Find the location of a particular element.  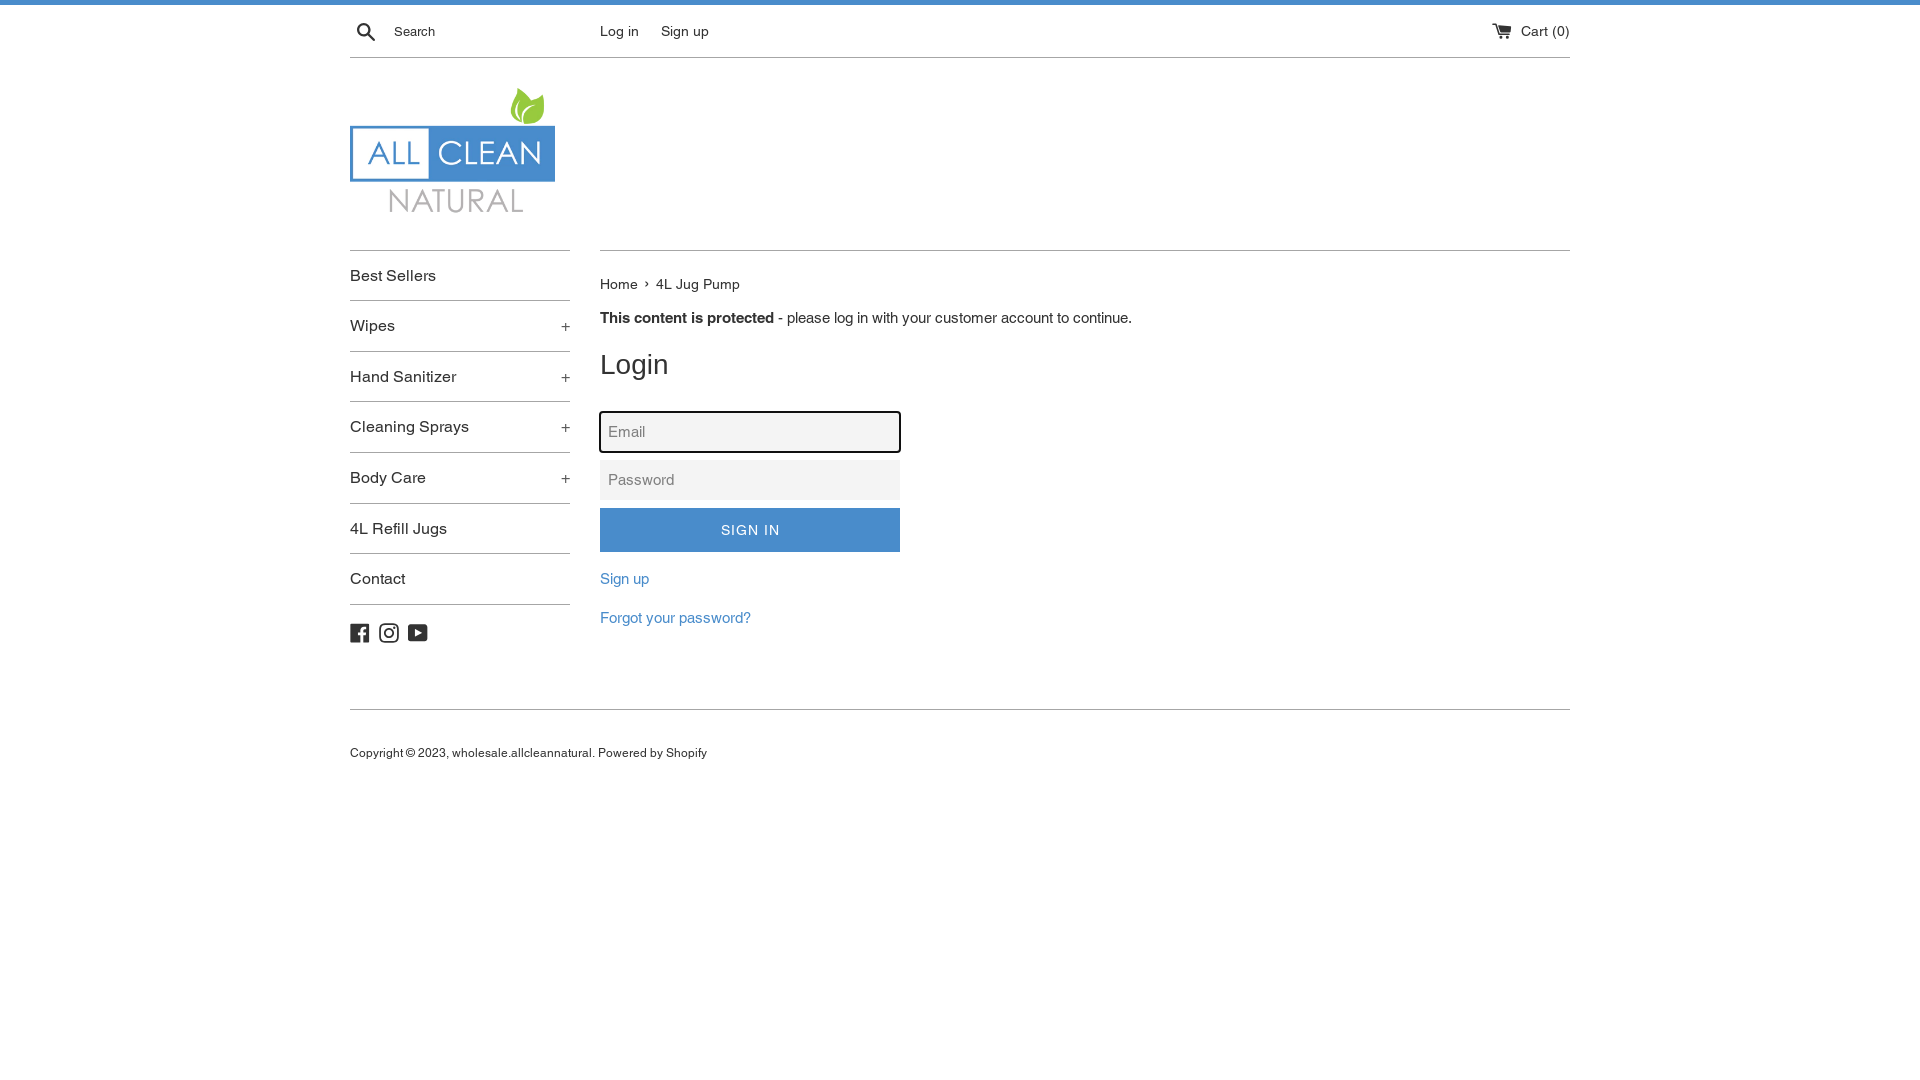

'Facebook' is located at coordinates (360, 631).